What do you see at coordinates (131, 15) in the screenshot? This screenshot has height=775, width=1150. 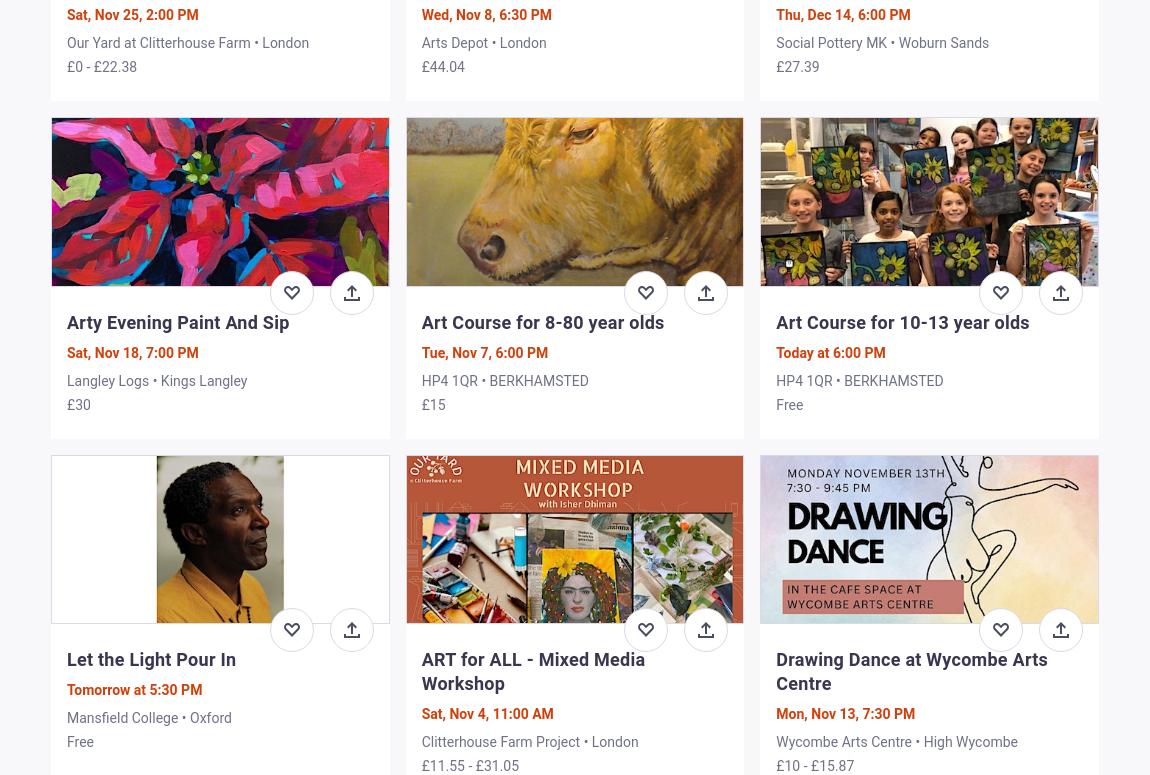 I see `'Sat, Nov 25, 2:00 PM'` at bounding box center [131, 15].